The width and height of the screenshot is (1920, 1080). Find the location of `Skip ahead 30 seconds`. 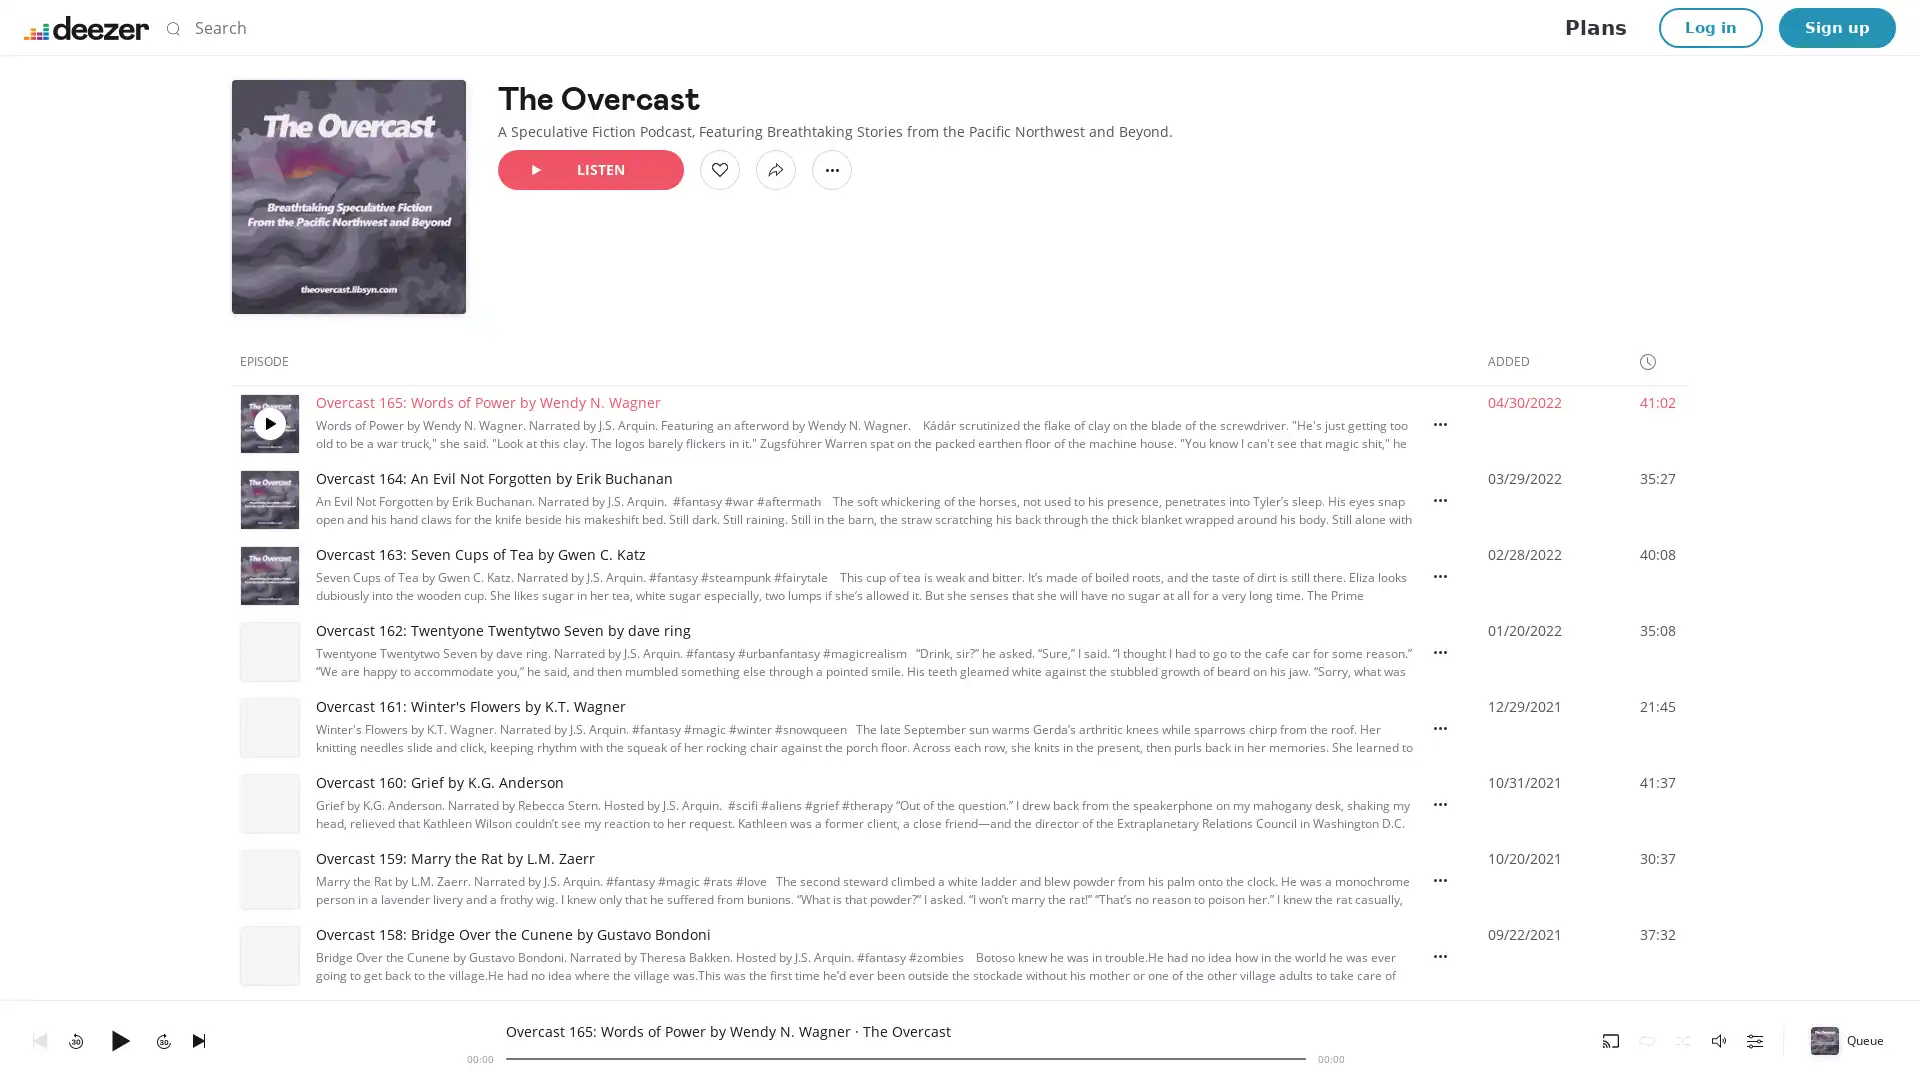

Skip ahead 30 seconds is located at coordinates (163, 1039).